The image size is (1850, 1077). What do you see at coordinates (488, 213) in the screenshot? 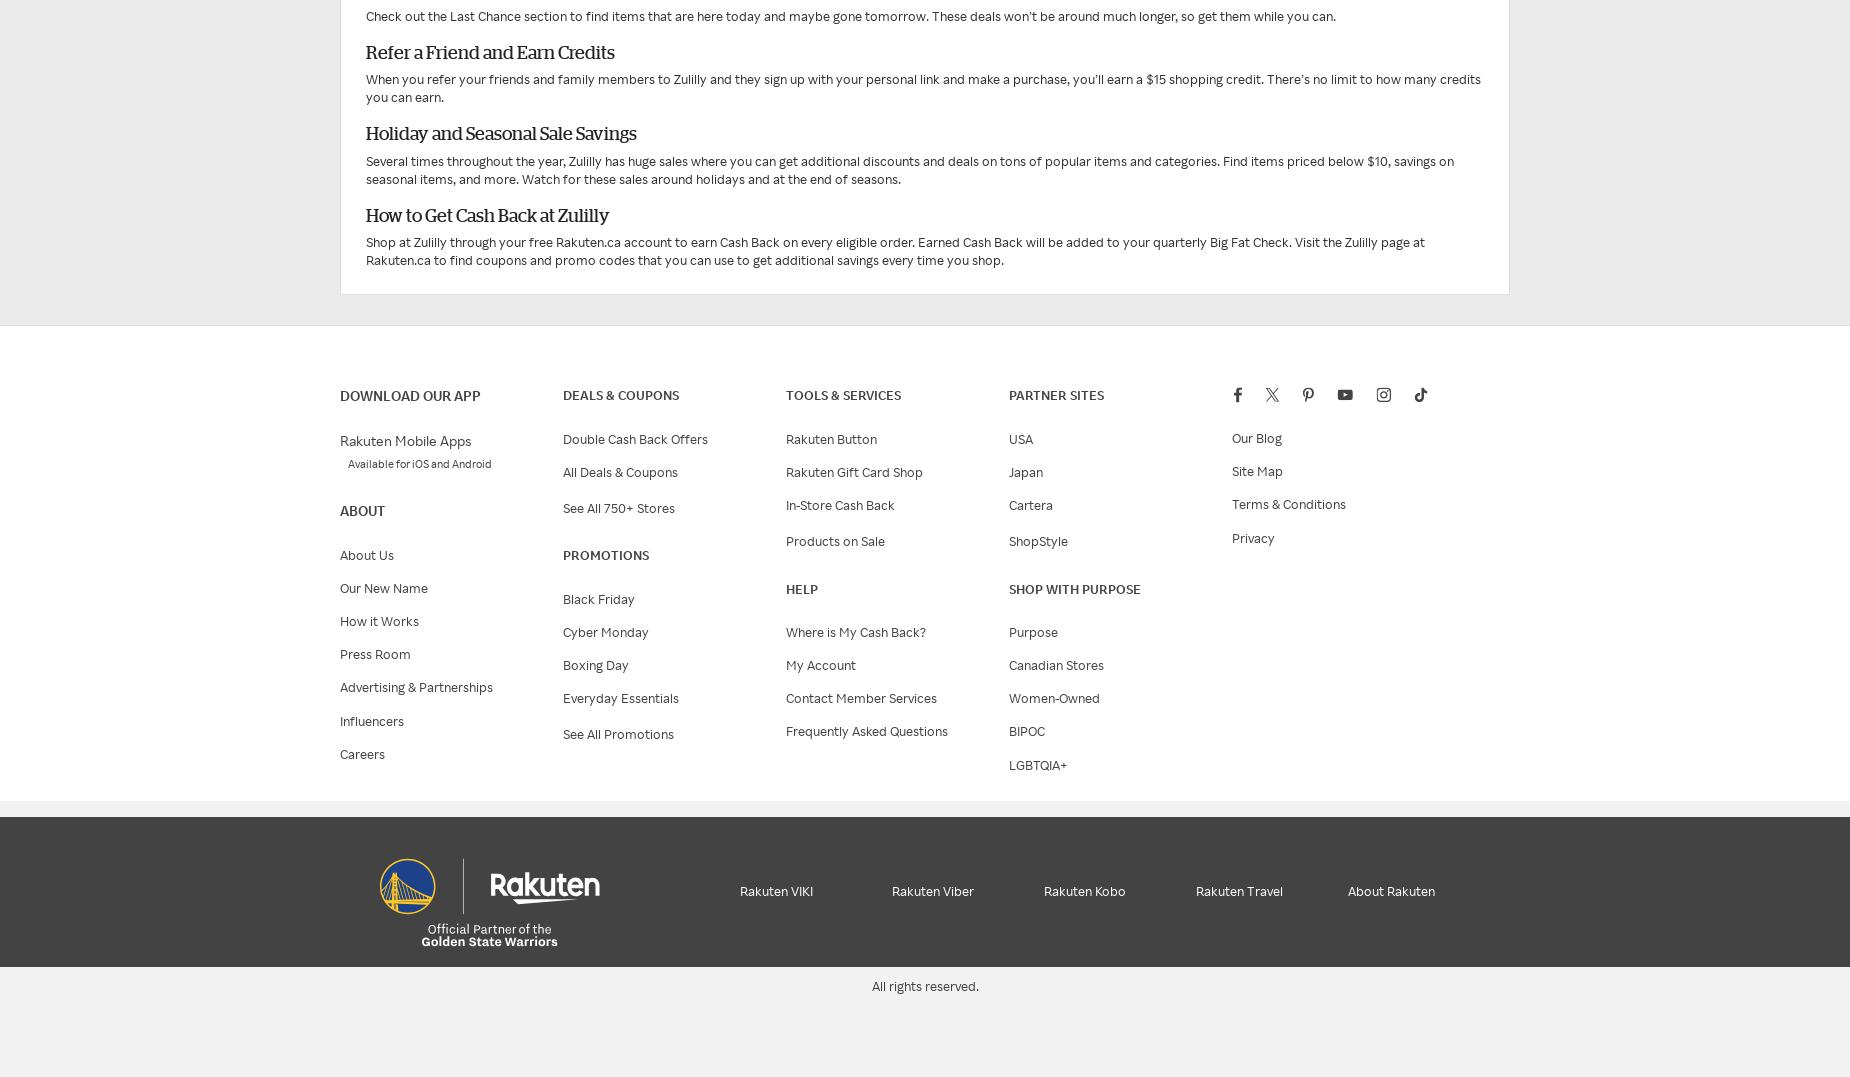
I see `'How to Get Cash Back at Zulilly'` at bounding box center [488, 213].